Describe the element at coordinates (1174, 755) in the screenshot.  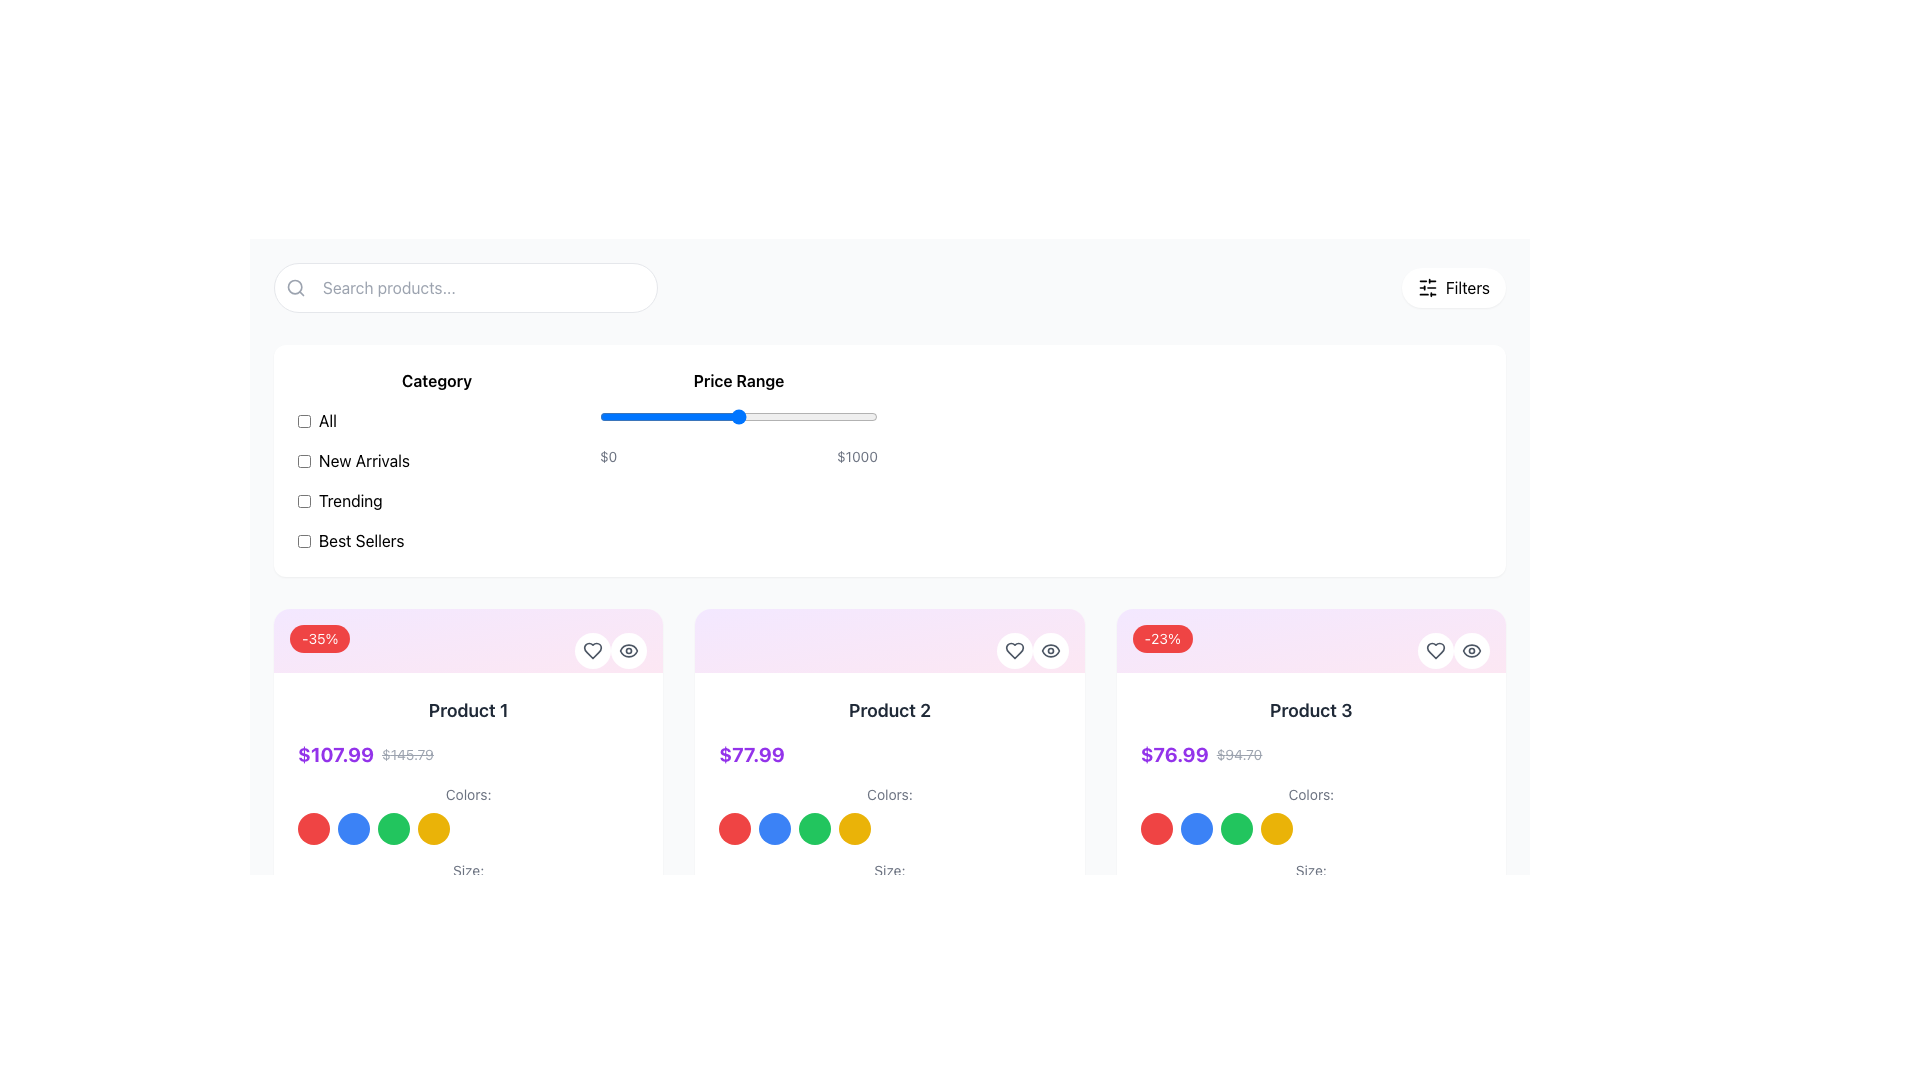
I see `the text display showing the current price of 'Product 3', which is centrally located under the product title and near the comparison price` at that location.